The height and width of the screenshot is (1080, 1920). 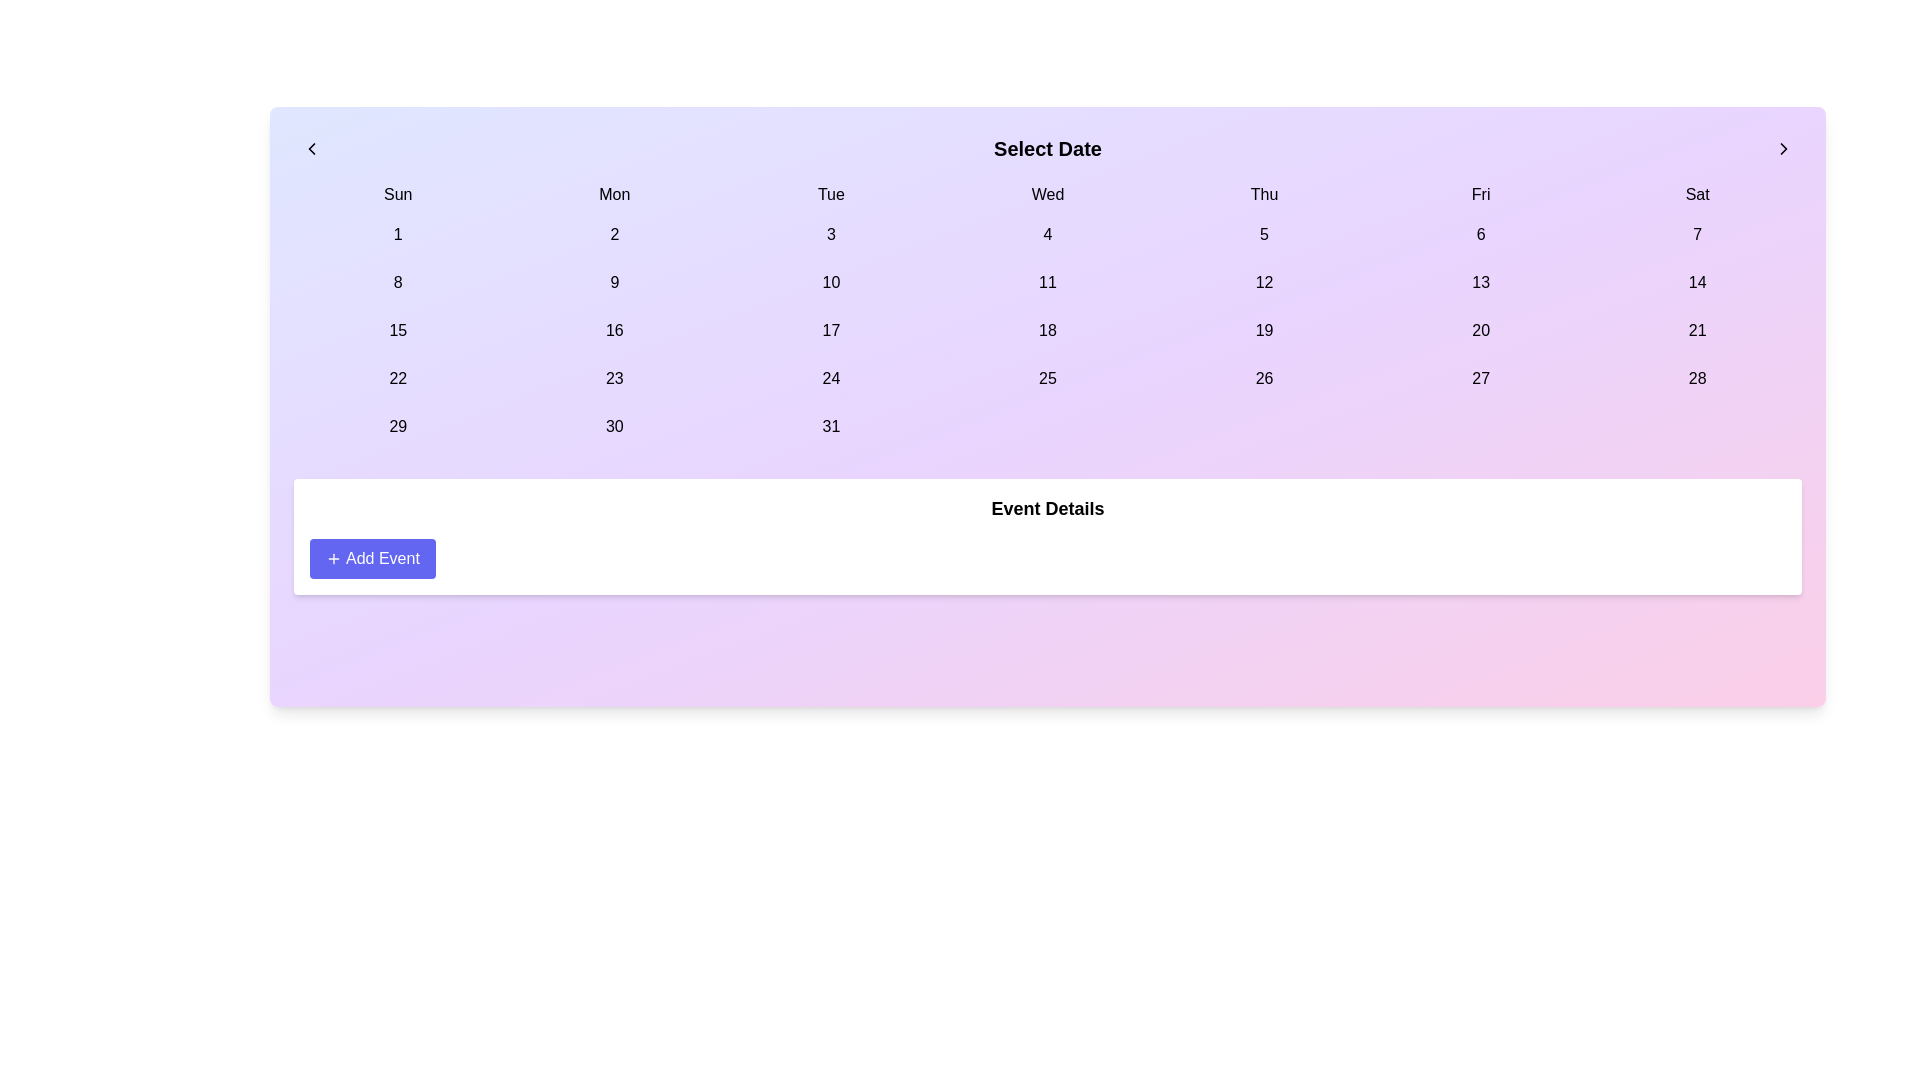 What do you see at coordinates (398, 282) in the screenshot?
I see `the button displaying the text '8' located in the second row, first column of the calendar layout` at bounding box center [398, 282].